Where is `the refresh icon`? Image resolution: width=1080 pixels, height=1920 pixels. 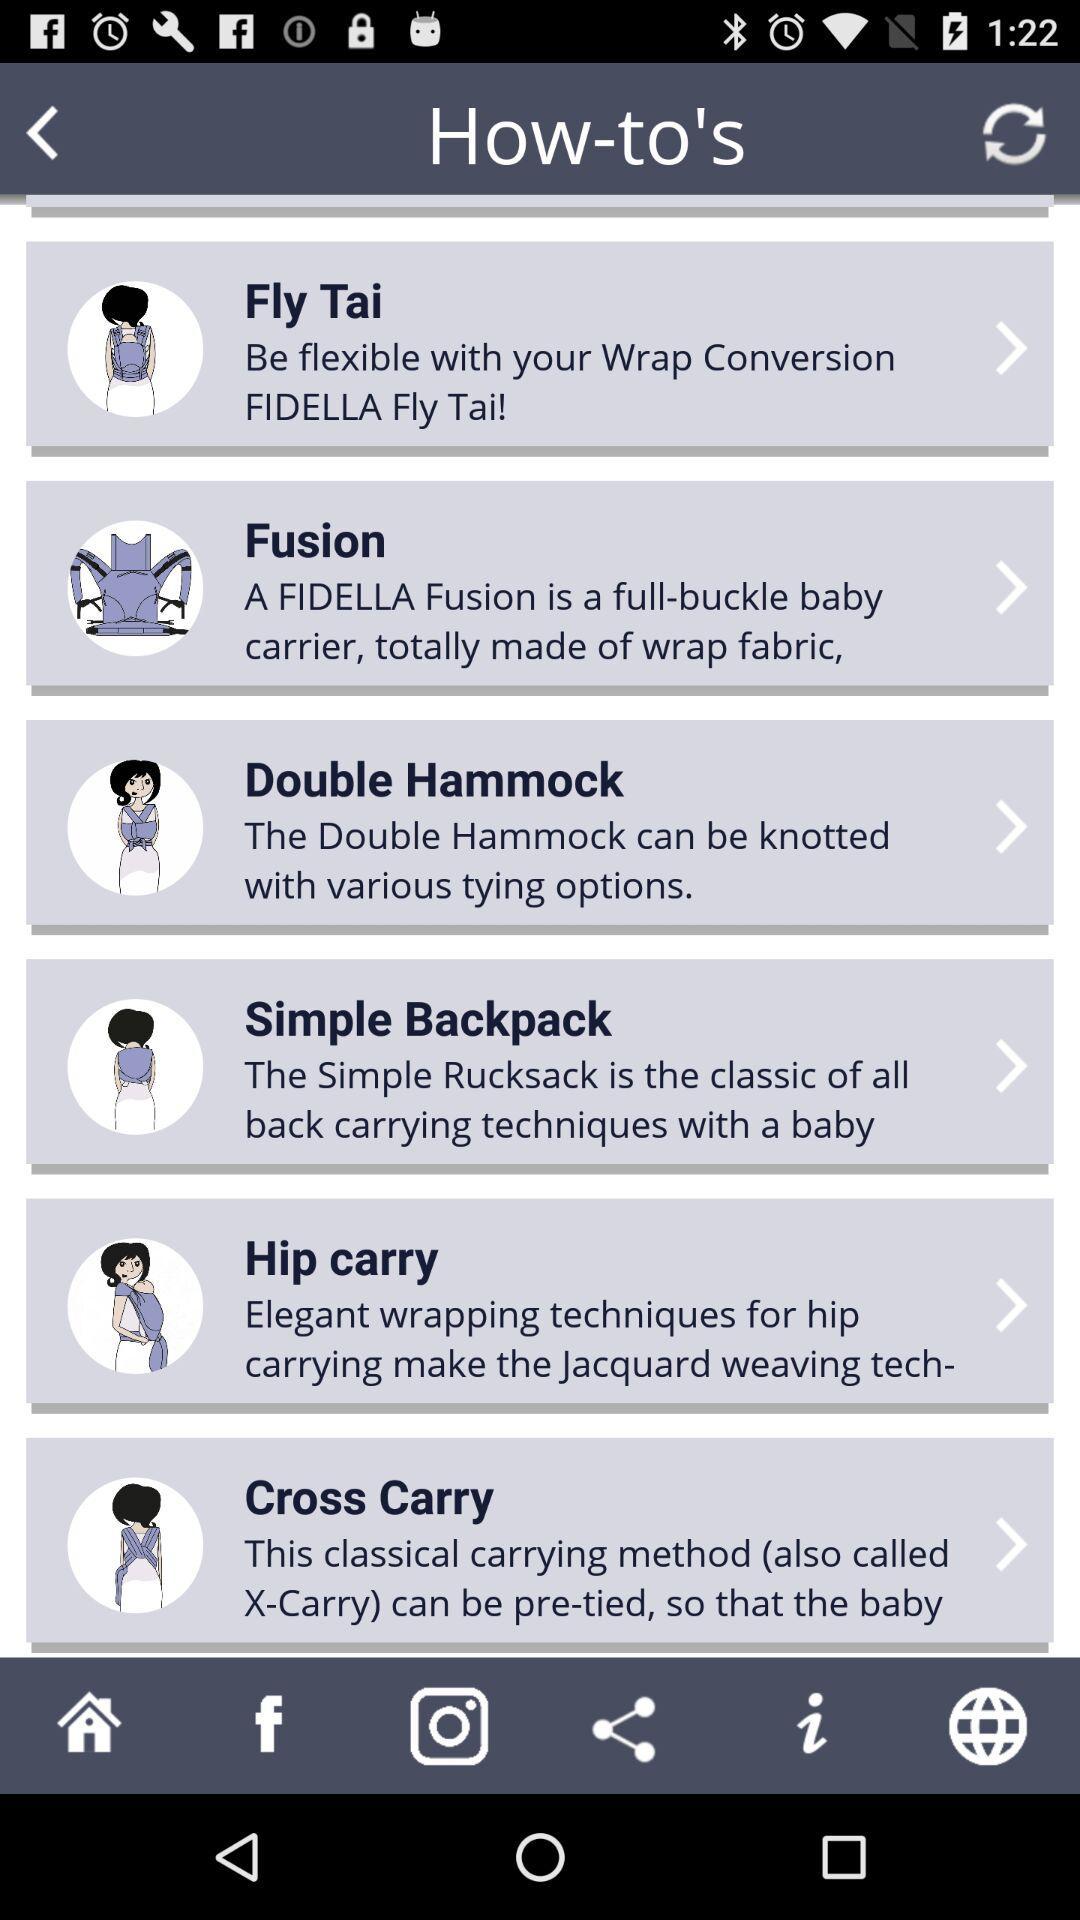
the refresh icon is located at coordinates (1014, 142).